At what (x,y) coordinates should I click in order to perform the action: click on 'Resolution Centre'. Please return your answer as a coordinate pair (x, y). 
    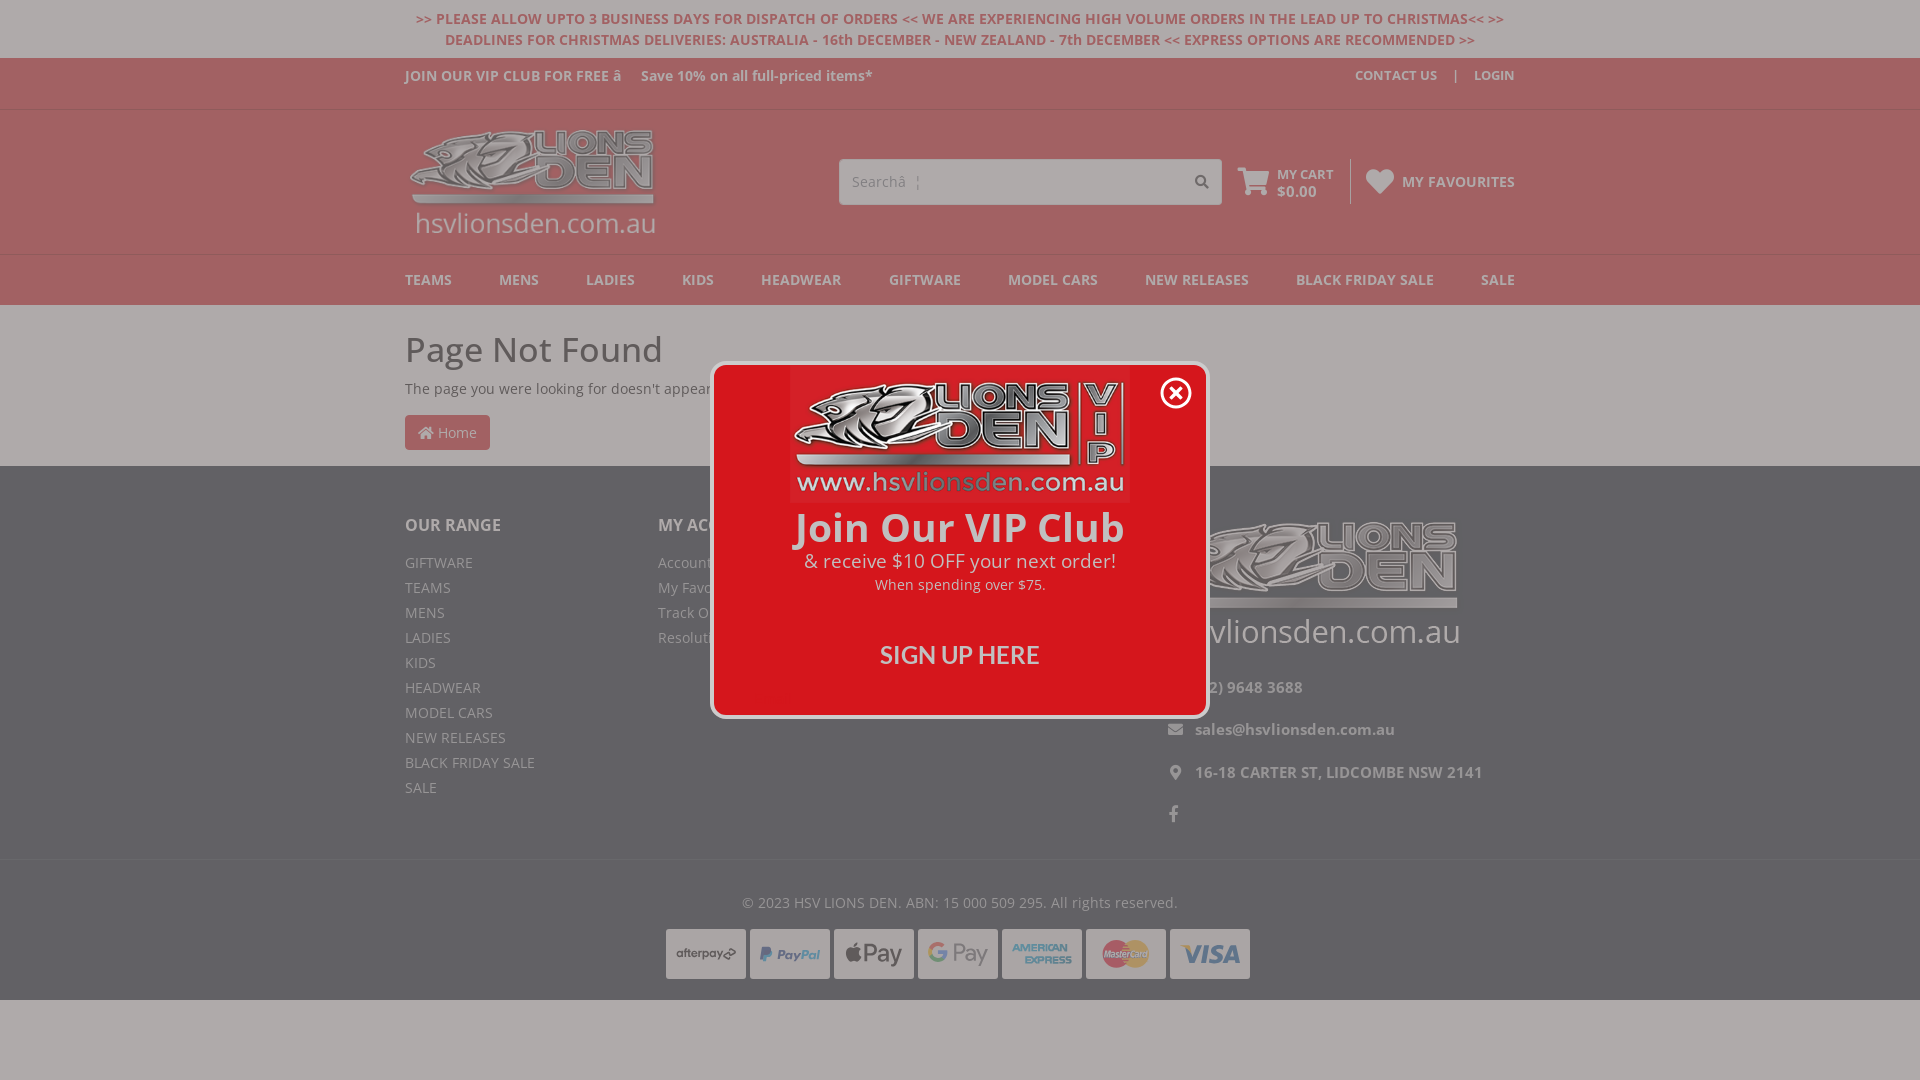
    Looking at the image, I should click on (768, 637).